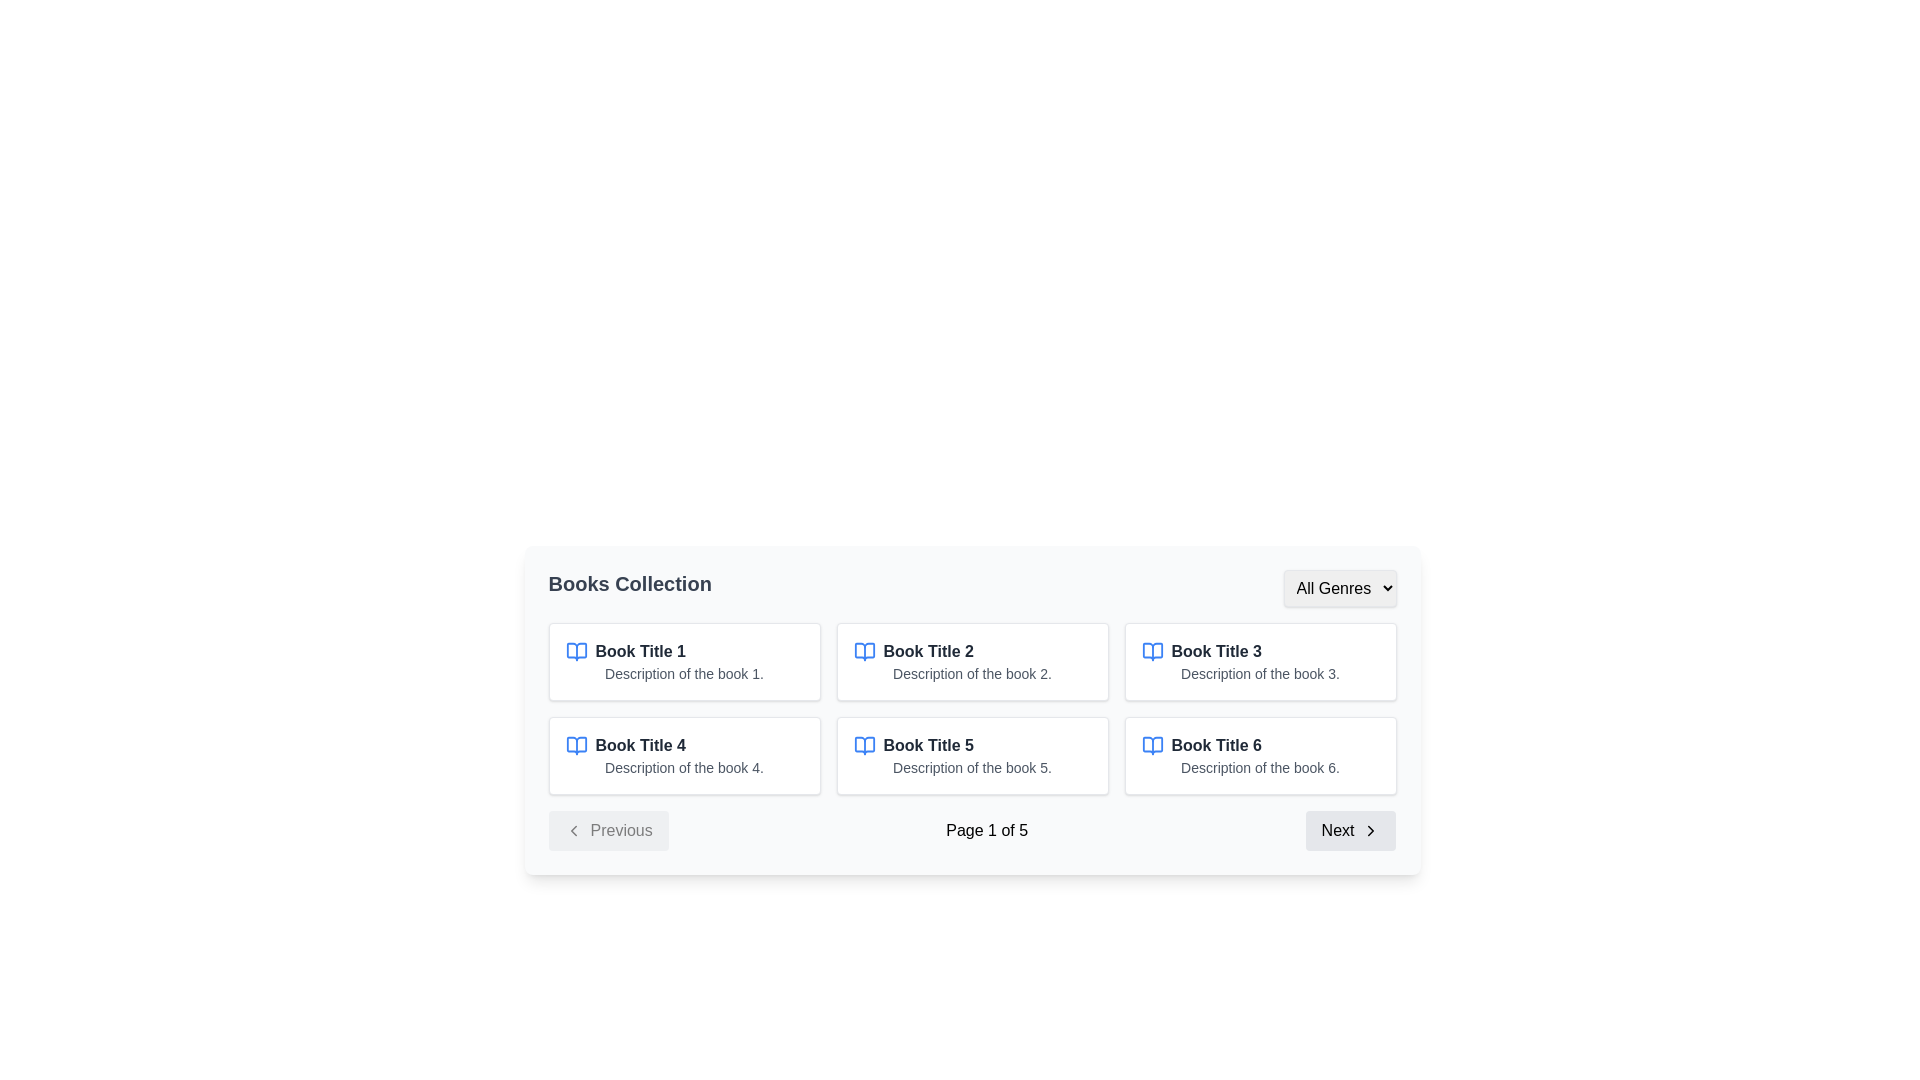  What do you see at coordinates (1339, 586) in the screenshot?
I see `the 'All Genres' dropdown menu located in the upper-right corner of the 'Books Collection' grouping` at bounding box center [1339, 586].